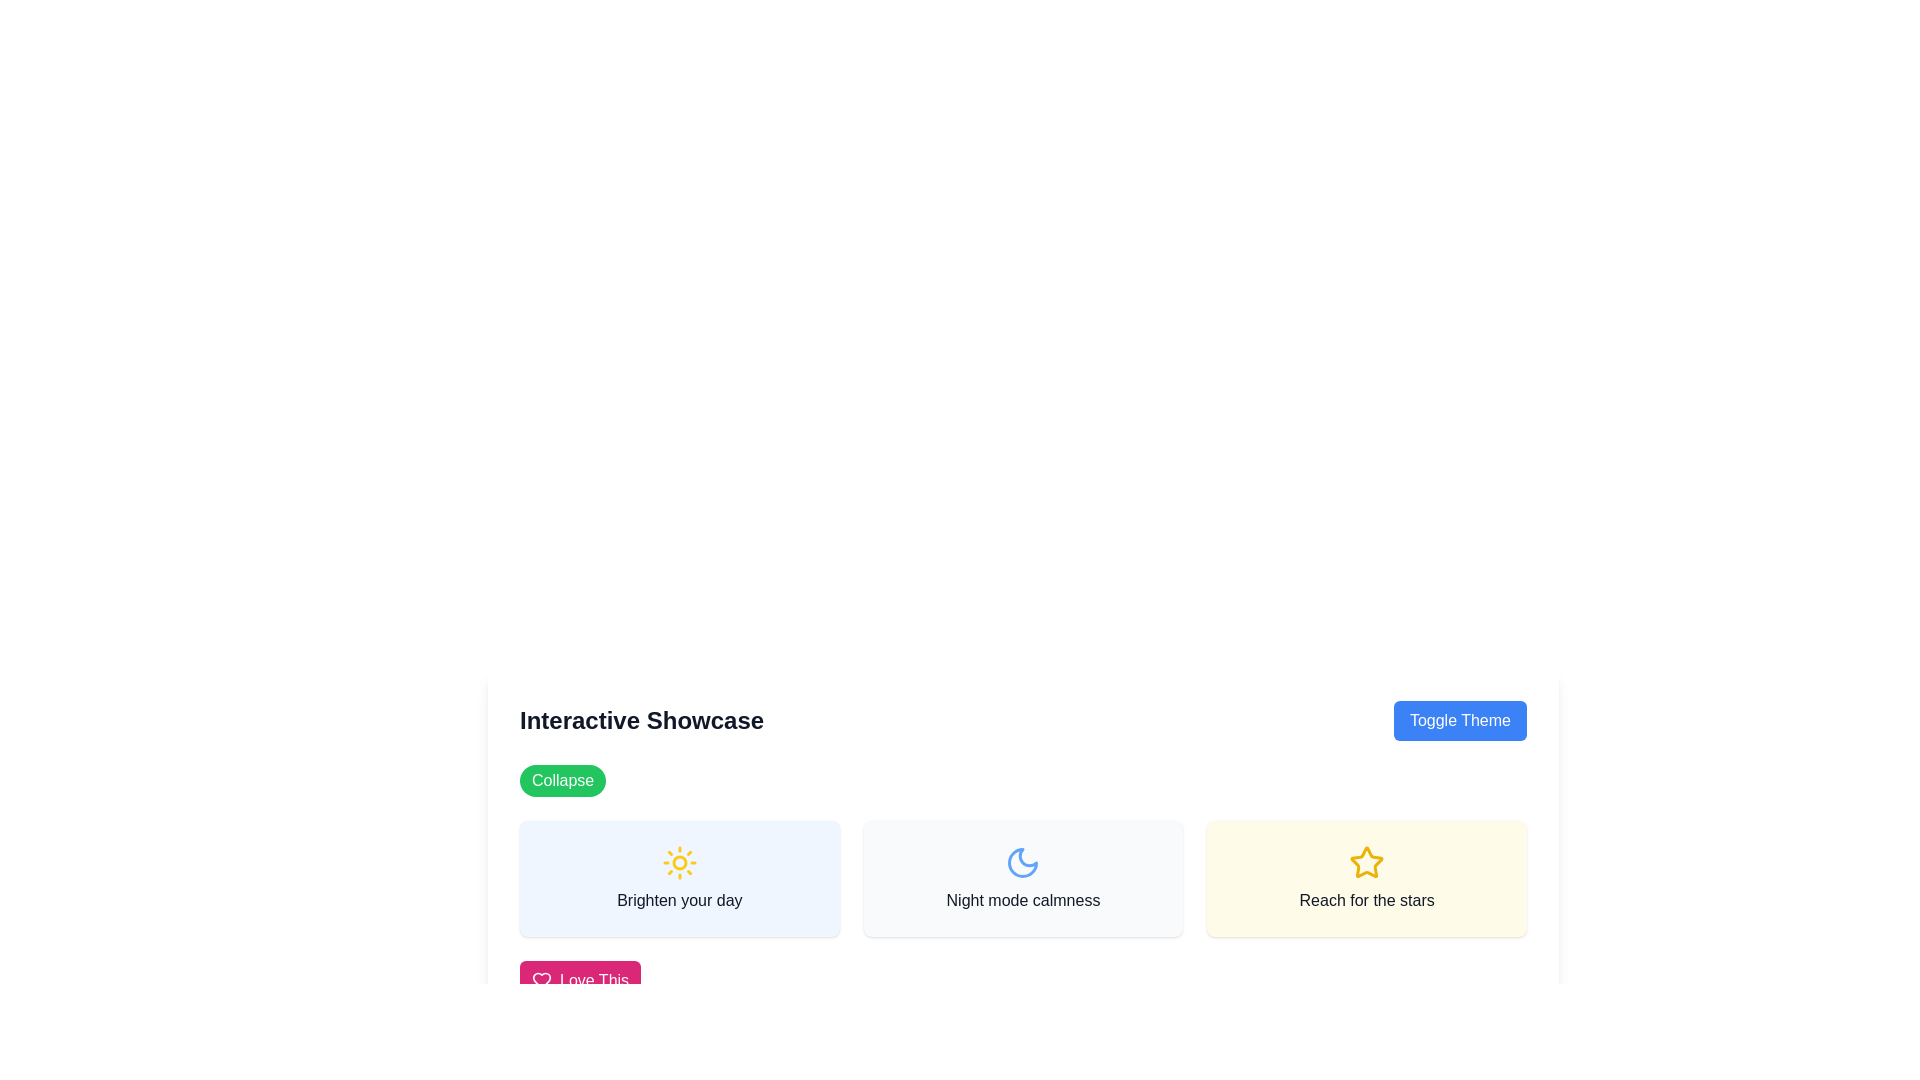 The width and height of the screenshot is (1920, 1080). I want to click on the small circle in the center of the outlined sun-like icon within the first interactive card labeled 'Brighten your day', so click(679, 862).